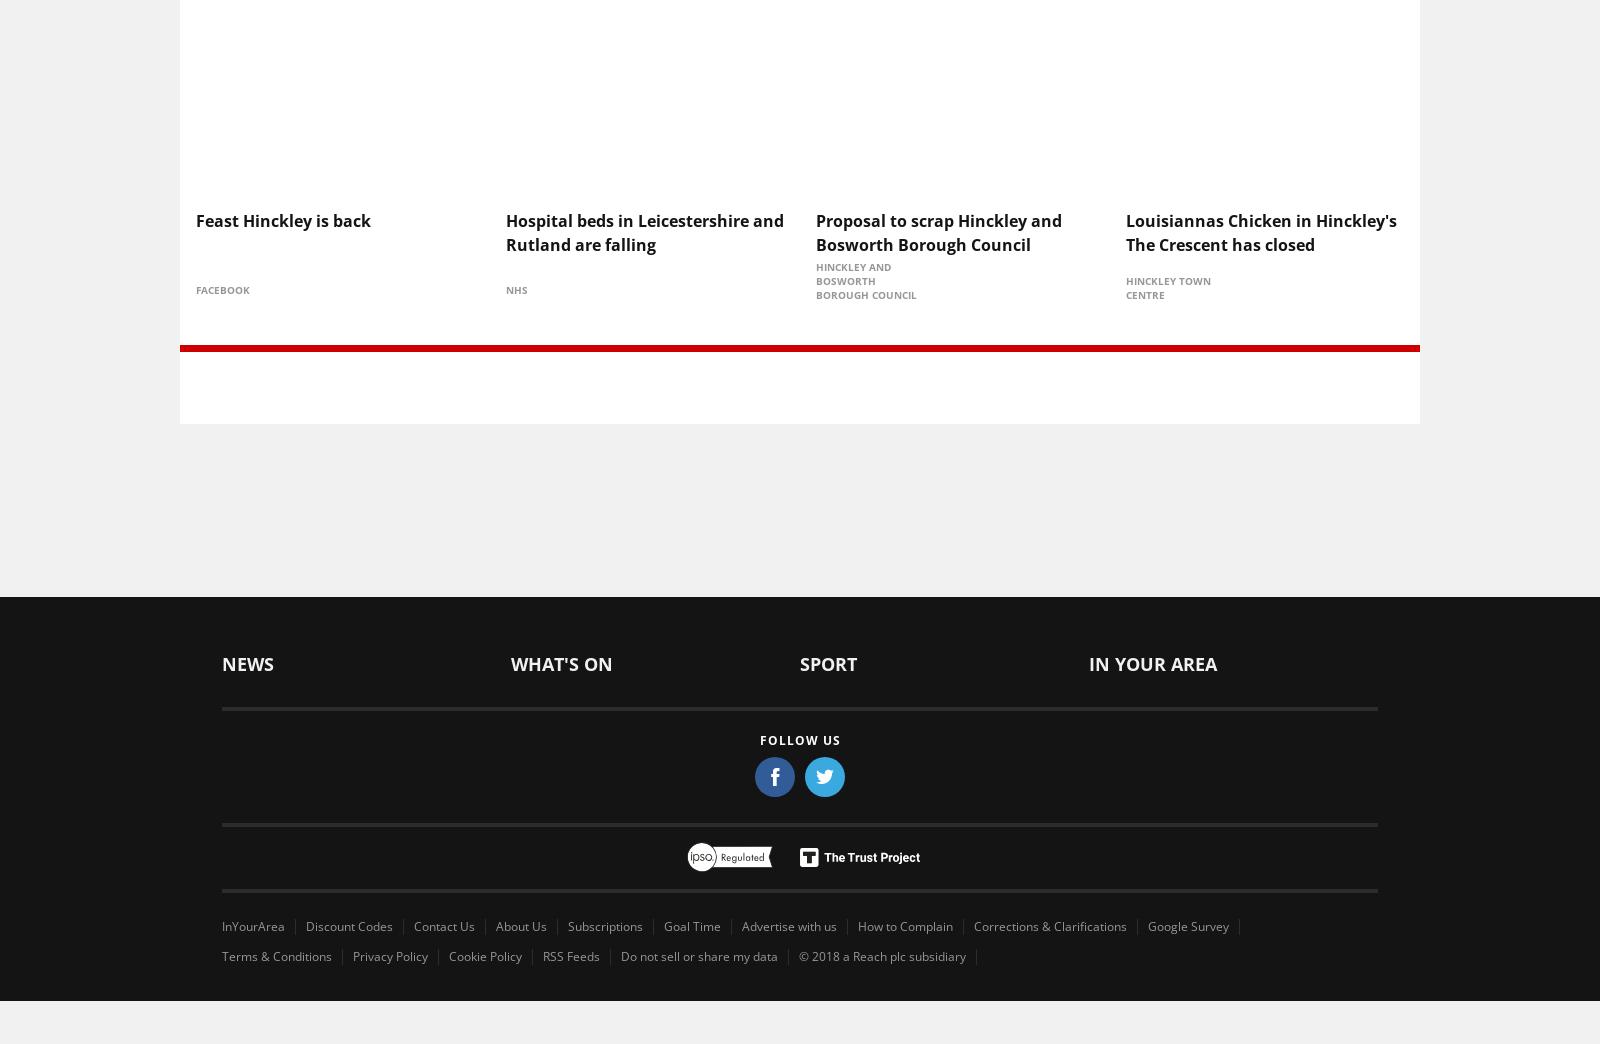  What do you see at coordinates (759, 739) in the screenshot?
I see `'Follow us'` at bounding box center [759, 739].